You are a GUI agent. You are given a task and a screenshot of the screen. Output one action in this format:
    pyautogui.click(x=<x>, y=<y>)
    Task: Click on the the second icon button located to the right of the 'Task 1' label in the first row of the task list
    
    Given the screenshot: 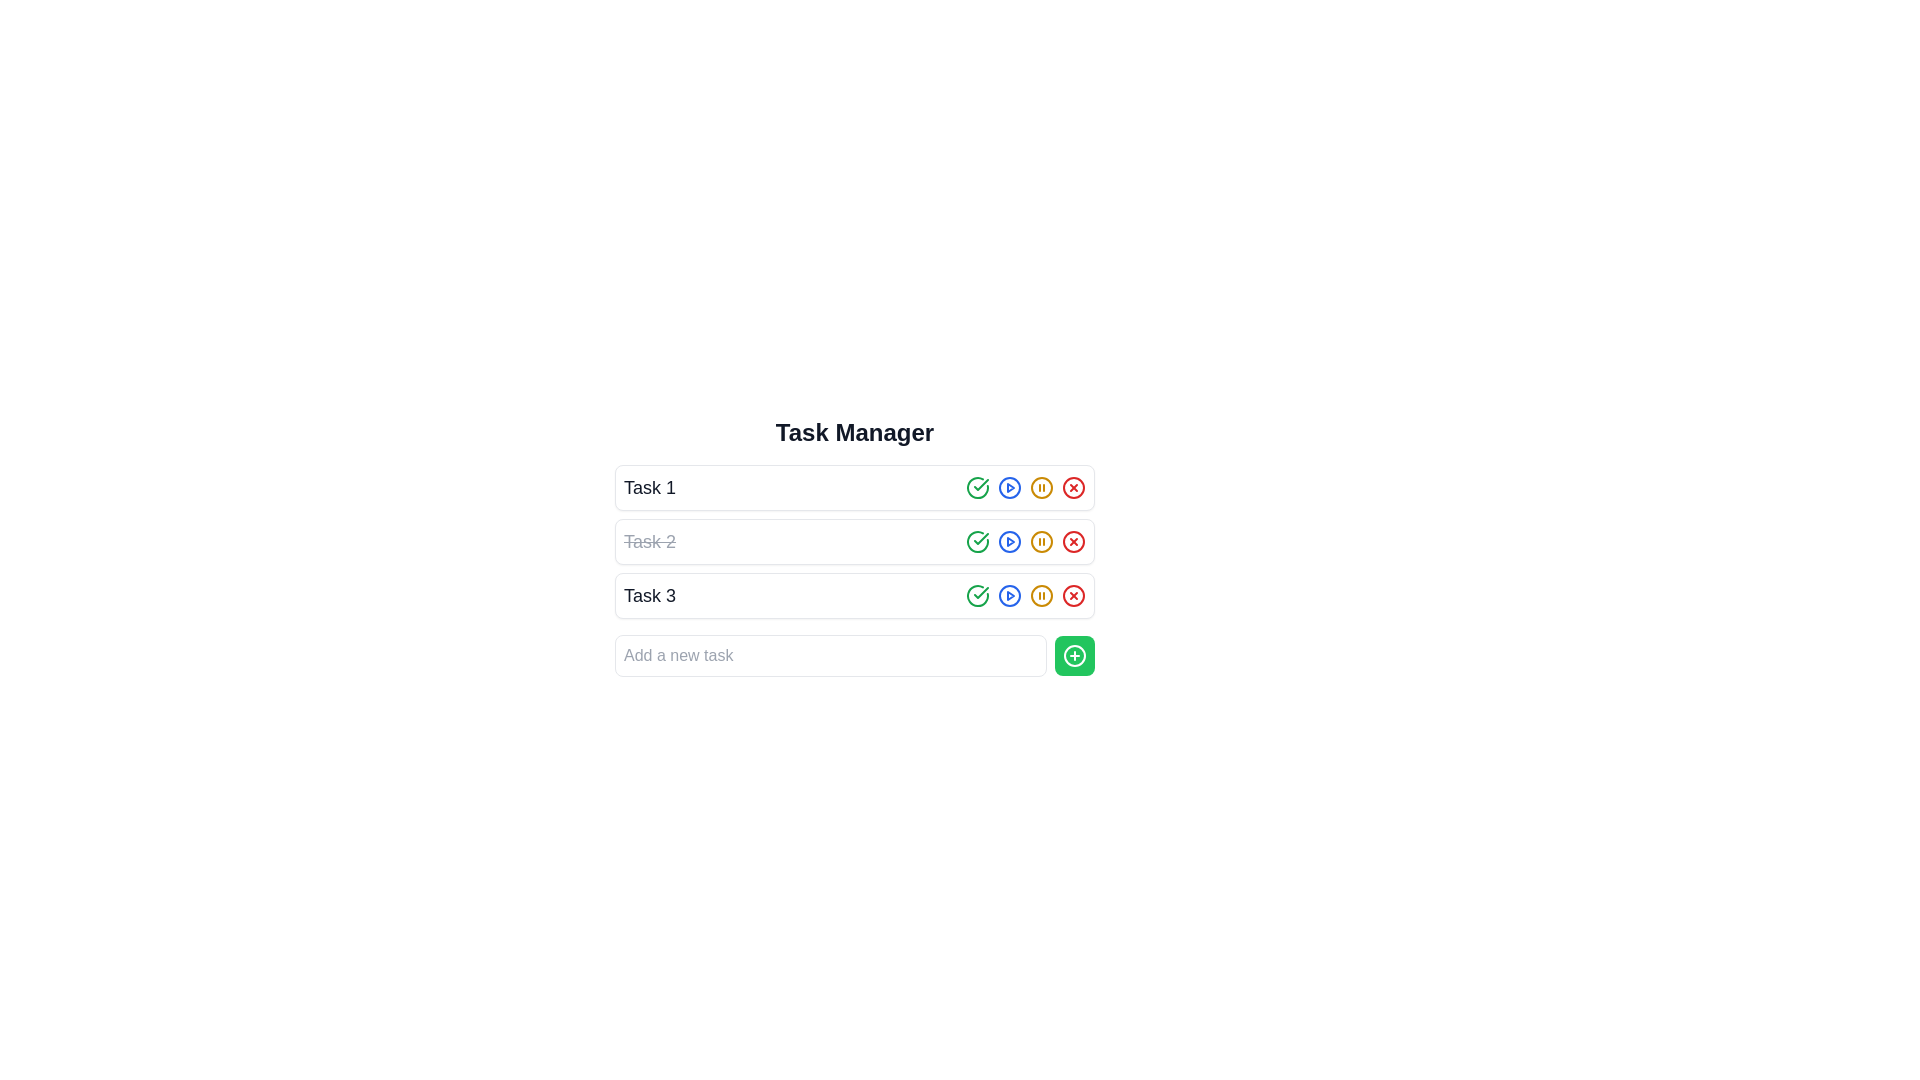 What is the action you would take?
    pyautogui.click(x=1009, y=488)
    